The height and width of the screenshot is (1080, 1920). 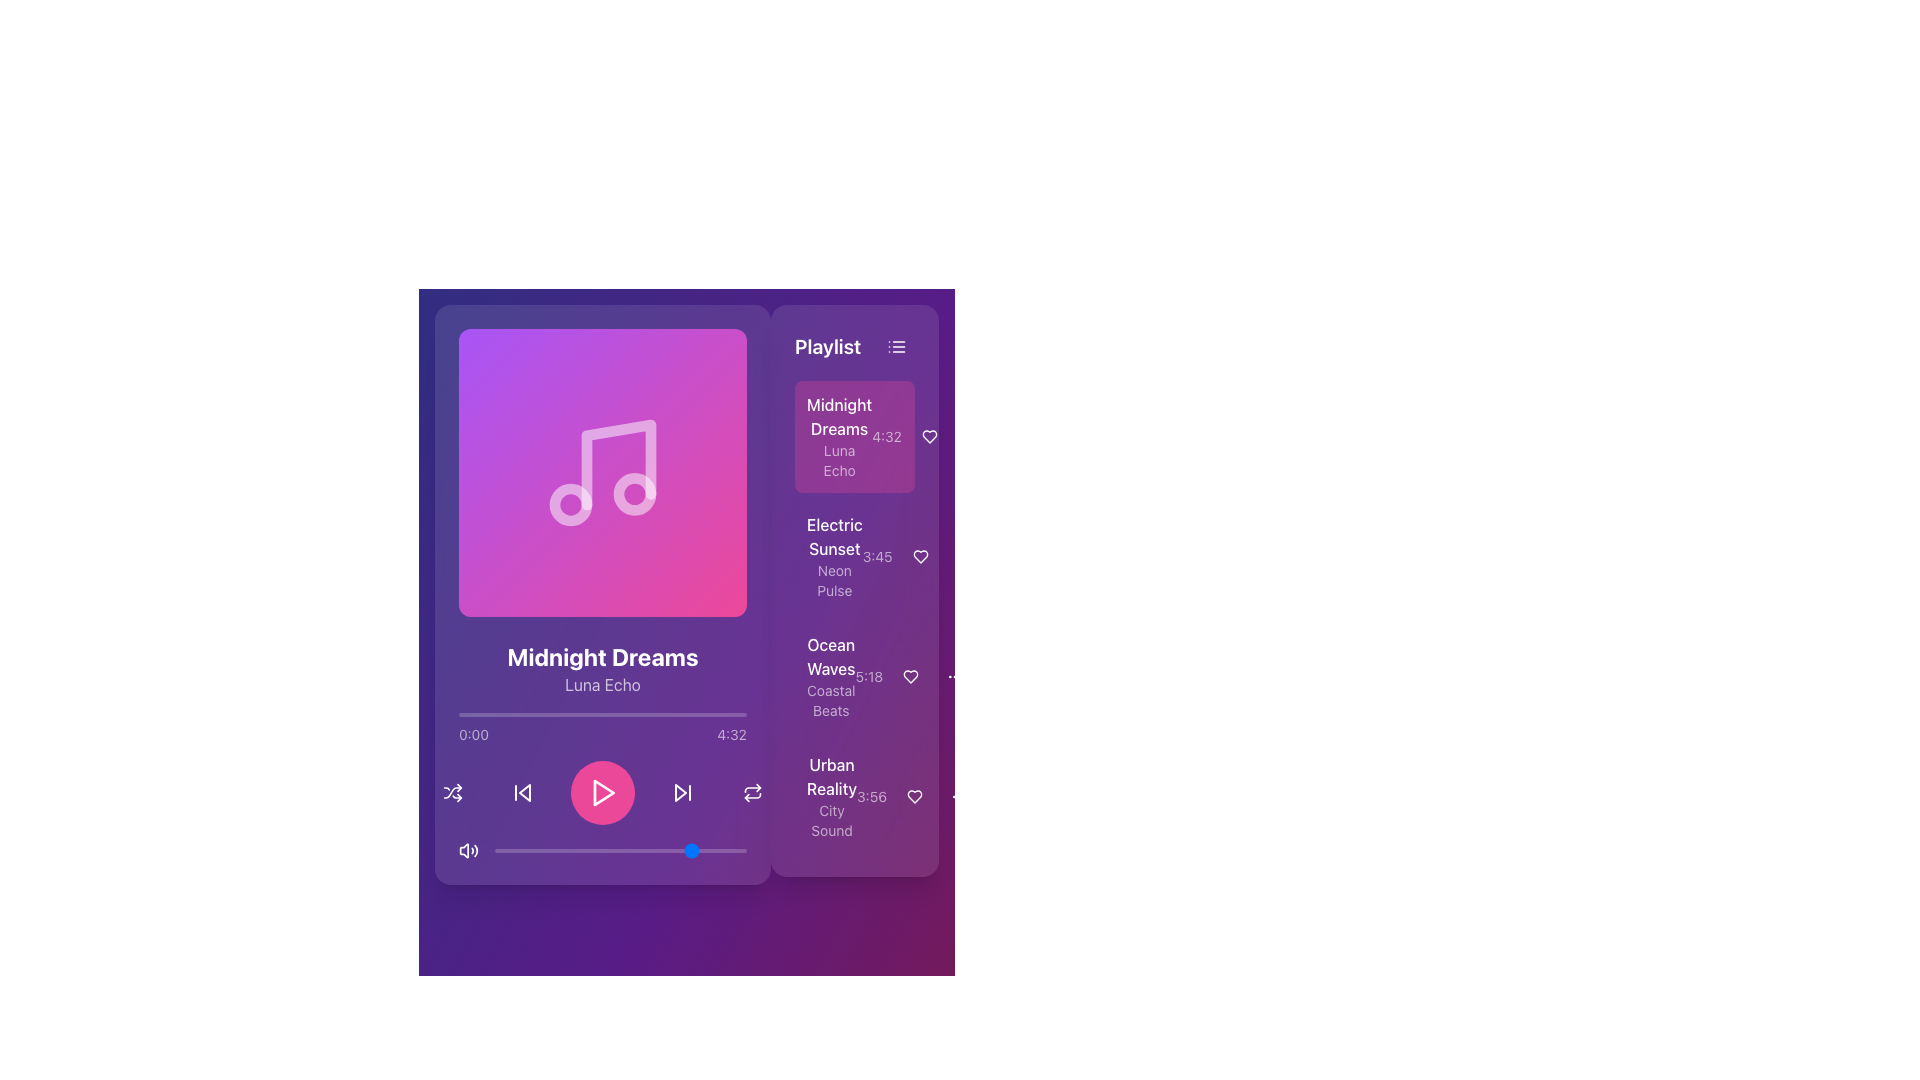 I want to click on playback progress, so click(x=560, y=851).